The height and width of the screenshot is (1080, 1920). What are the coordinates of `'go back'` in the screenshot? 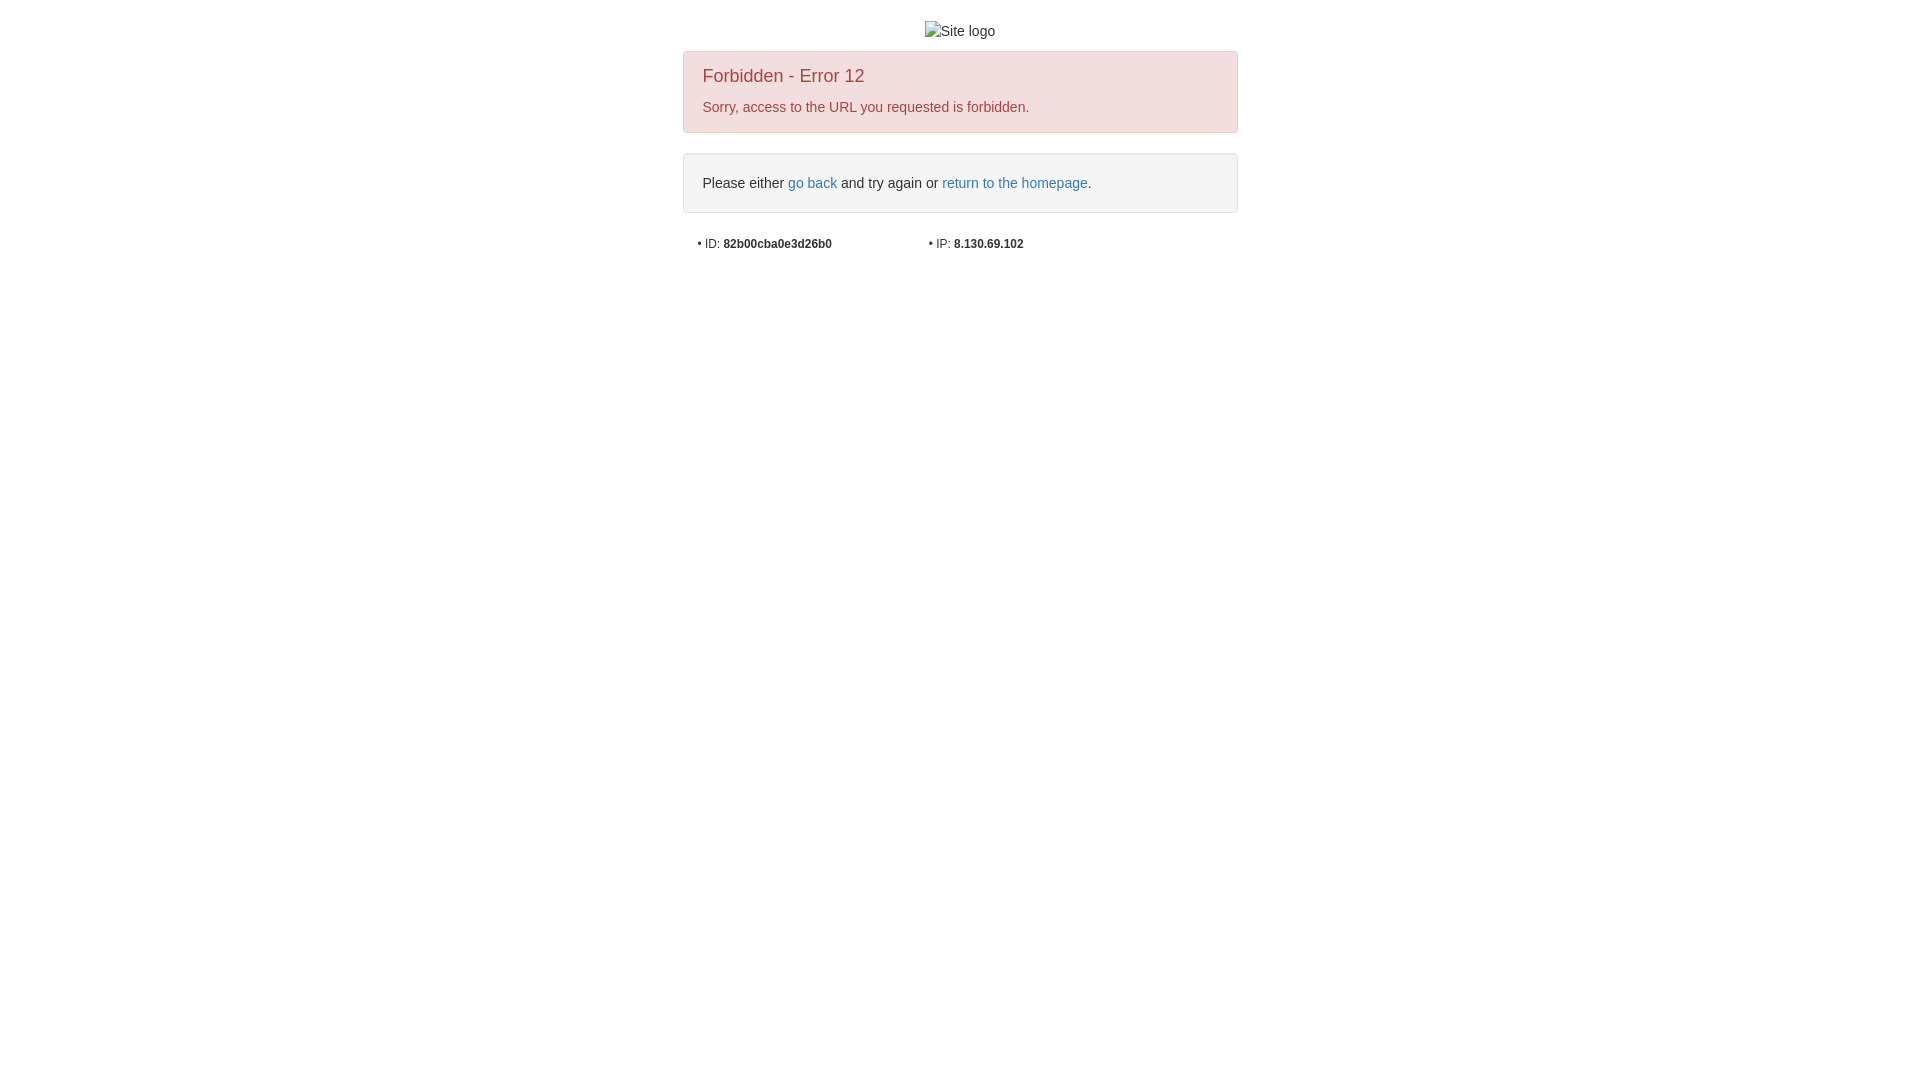 It's located at (812, 182).